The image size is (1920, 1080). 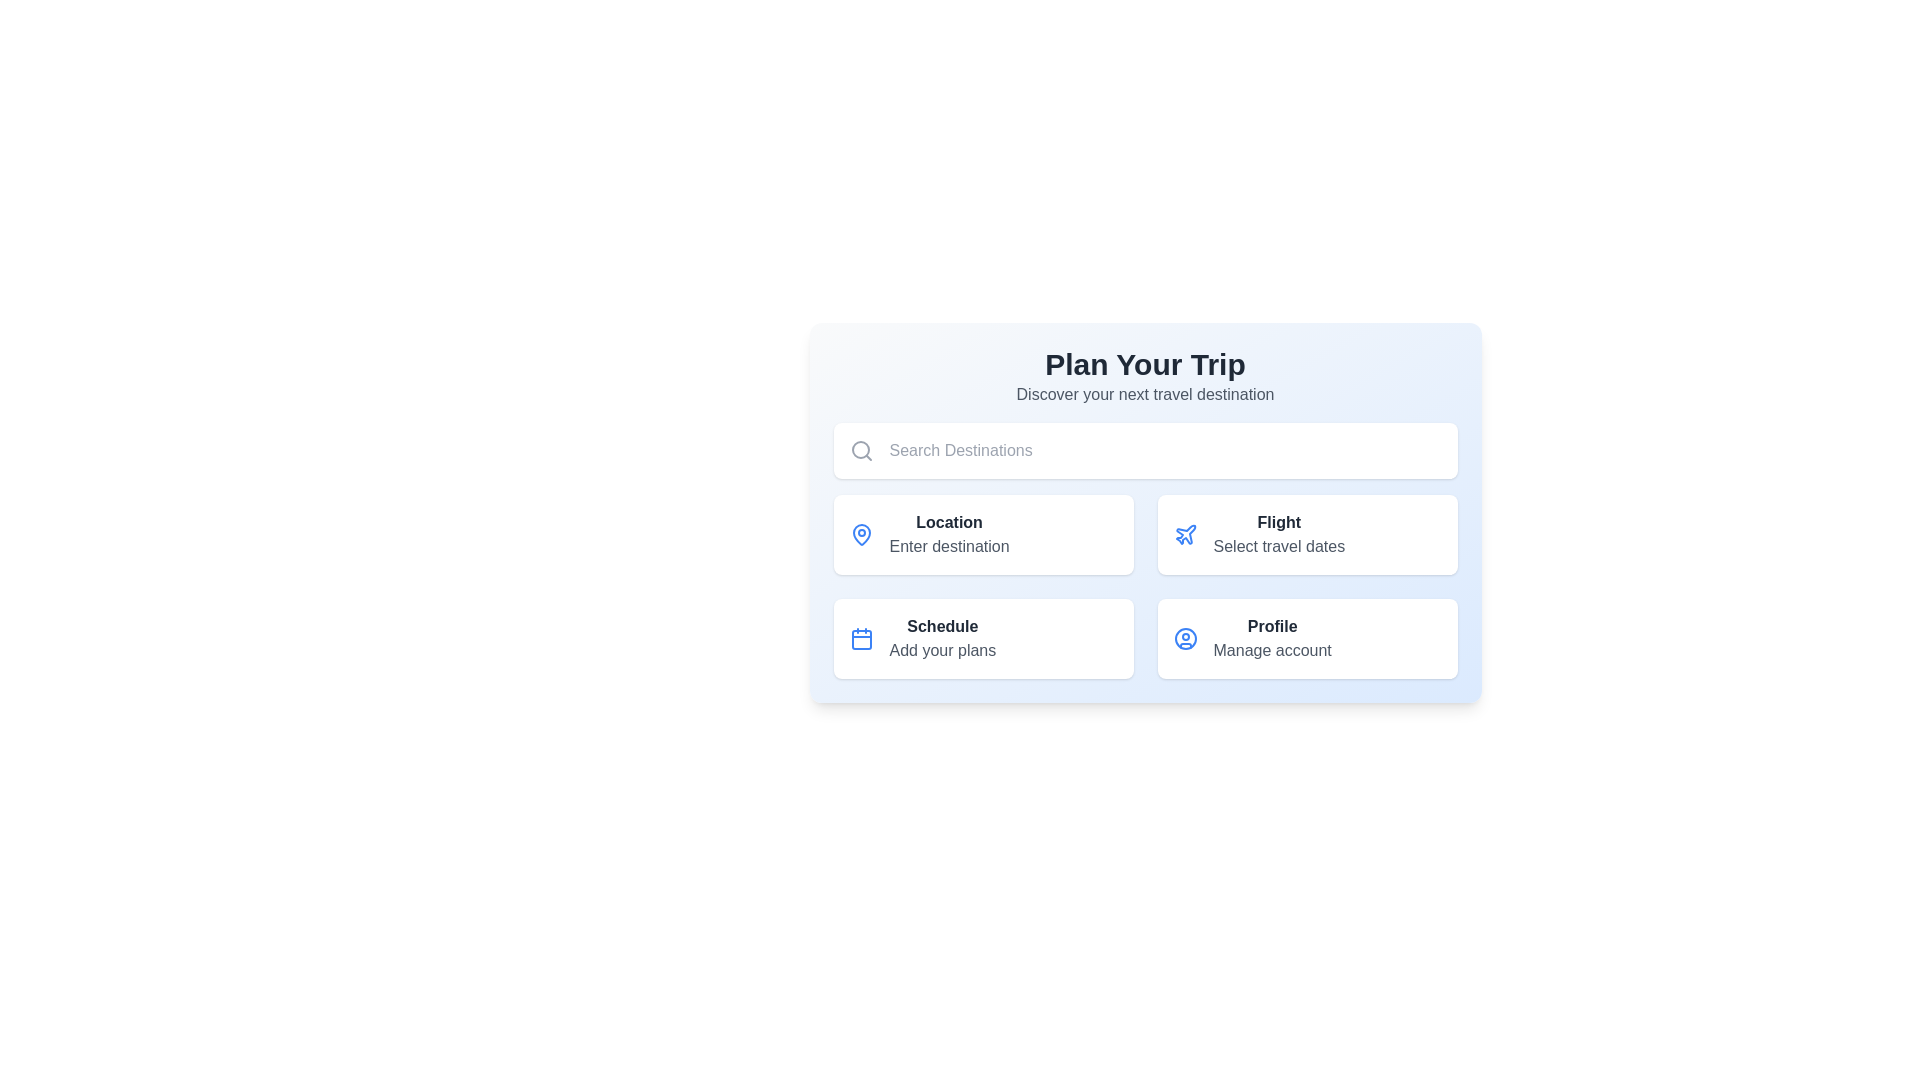 What do you see at coordinates (861, 640) in the screenshot?
I see `the rounded rectangle-shaped component within the calendar icon, part of the 'Schedule' button located in the lower-left section of the interface` at bounding box center [861, 640].